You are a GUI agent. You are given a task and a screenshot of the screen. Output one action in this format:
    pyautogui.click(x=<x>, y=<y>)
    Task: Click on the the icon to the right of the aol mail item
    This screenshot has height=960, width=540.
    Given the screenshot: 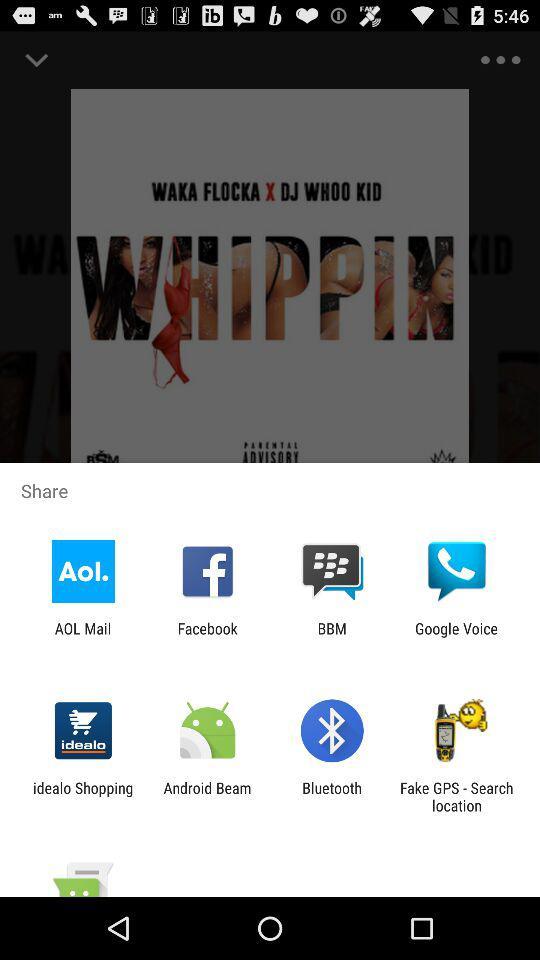 What is the action you would take?
    pyautogui.click(x=206, y=636)
    